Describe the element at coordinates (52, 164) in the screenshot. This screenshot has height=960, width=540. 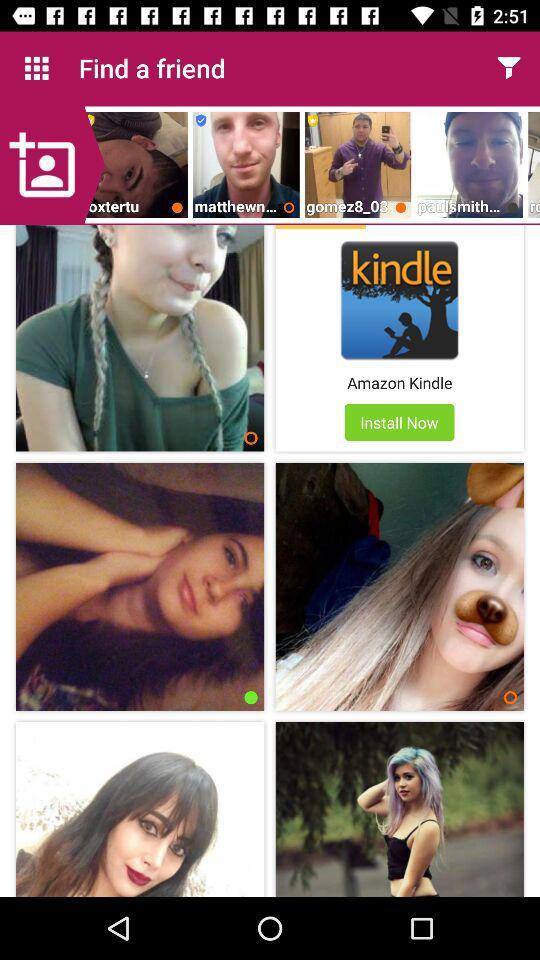
I see `click add option` at that location.